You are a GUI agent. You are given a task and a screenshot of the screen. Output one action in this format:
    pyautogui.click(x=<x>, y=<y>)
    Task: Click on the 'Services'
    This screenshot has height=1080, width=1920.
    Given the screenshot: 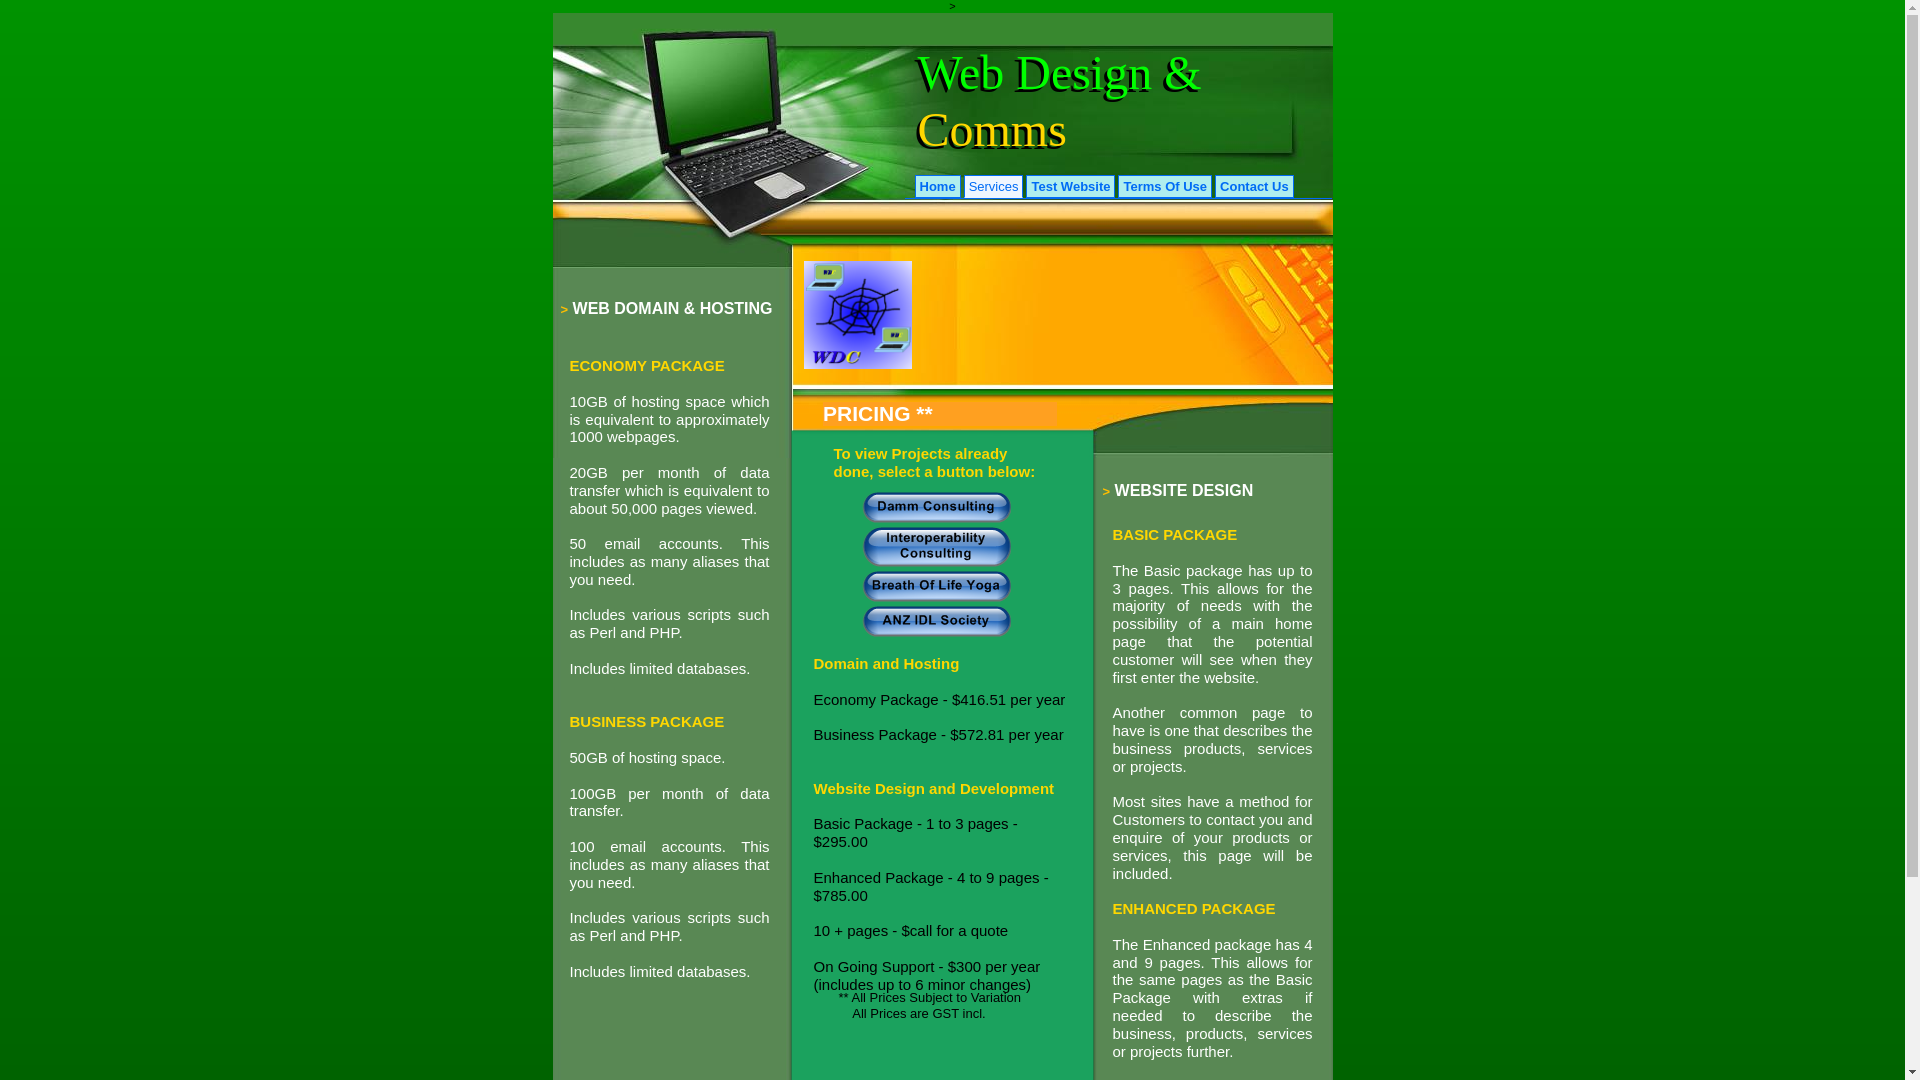 What is the action you would take?
    pyautogui.click(x=993, y=186)
    